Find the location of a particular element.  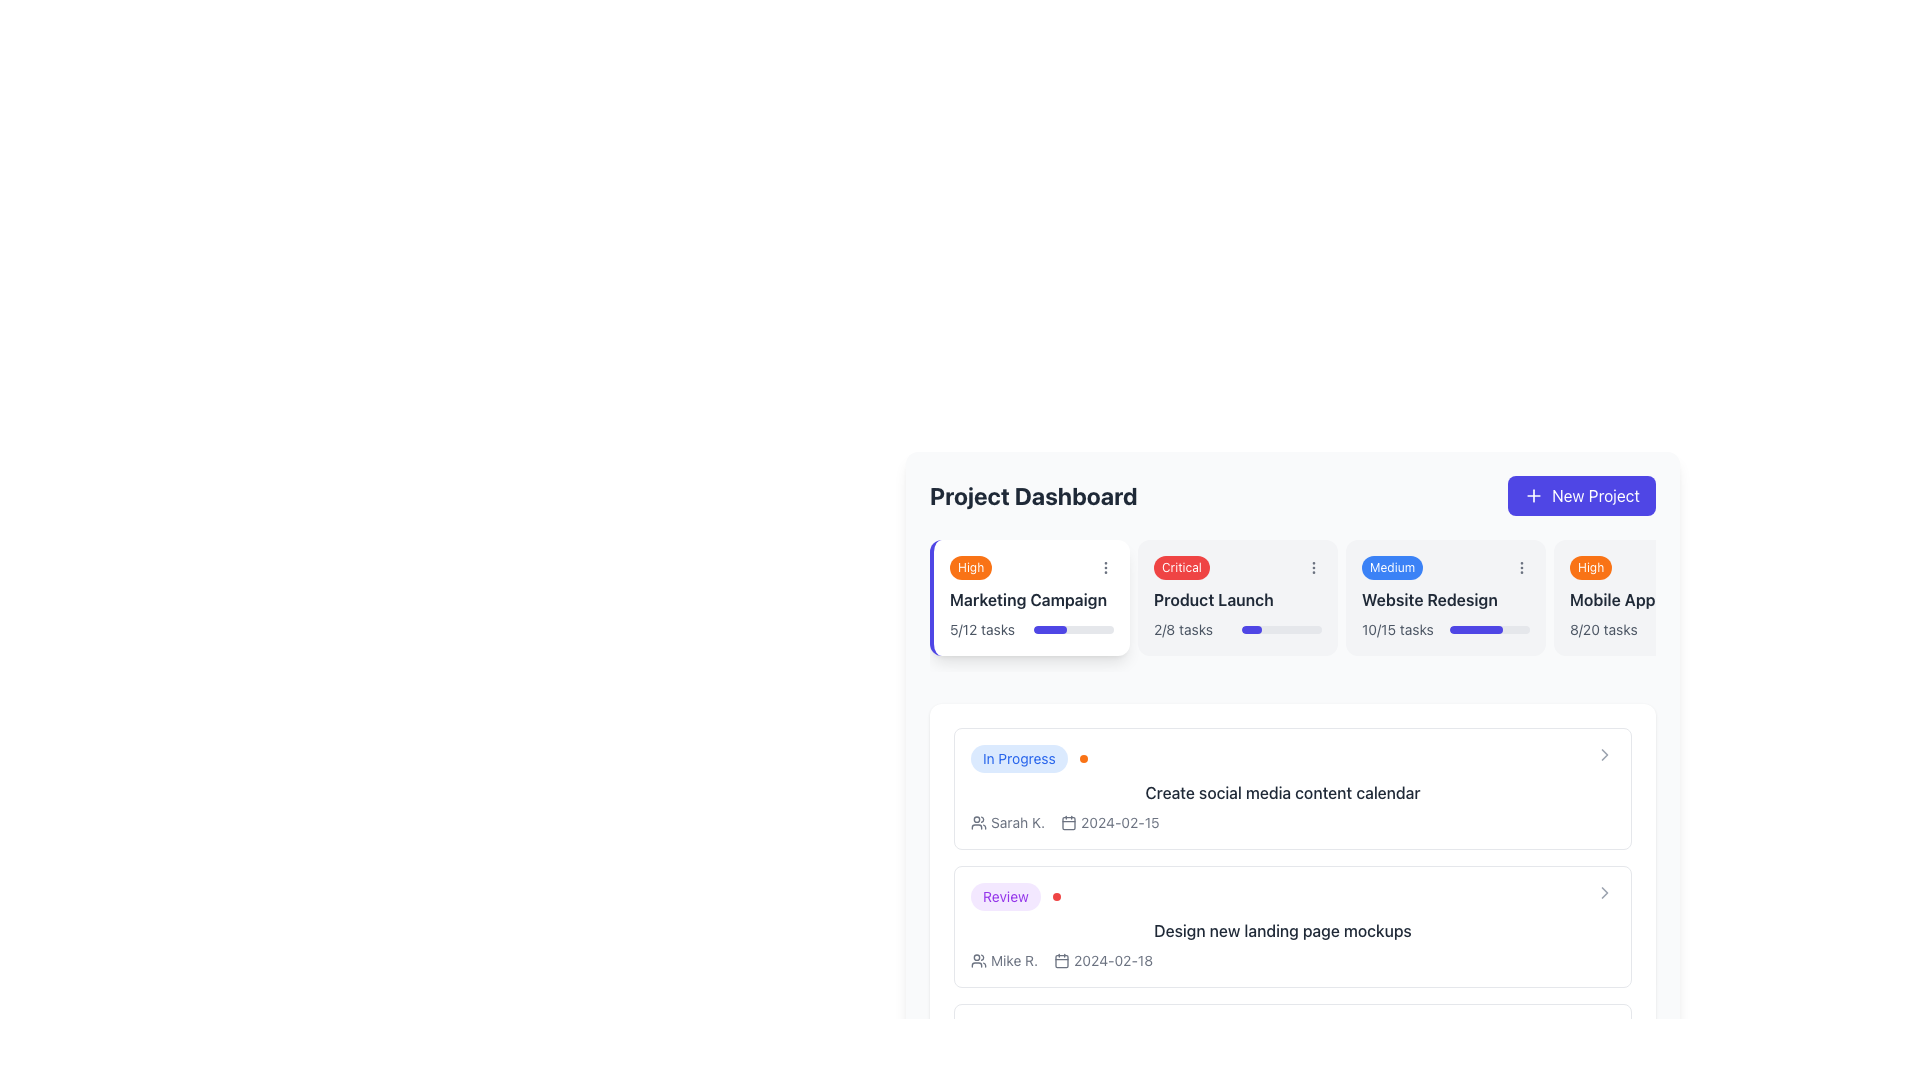

the static text label that identifies the project or task, located in the upper-middle section of the rightmost card, beneath the 'High' badge and above the progress text '8/20 tasks' is located at coordinates (1654, 599).